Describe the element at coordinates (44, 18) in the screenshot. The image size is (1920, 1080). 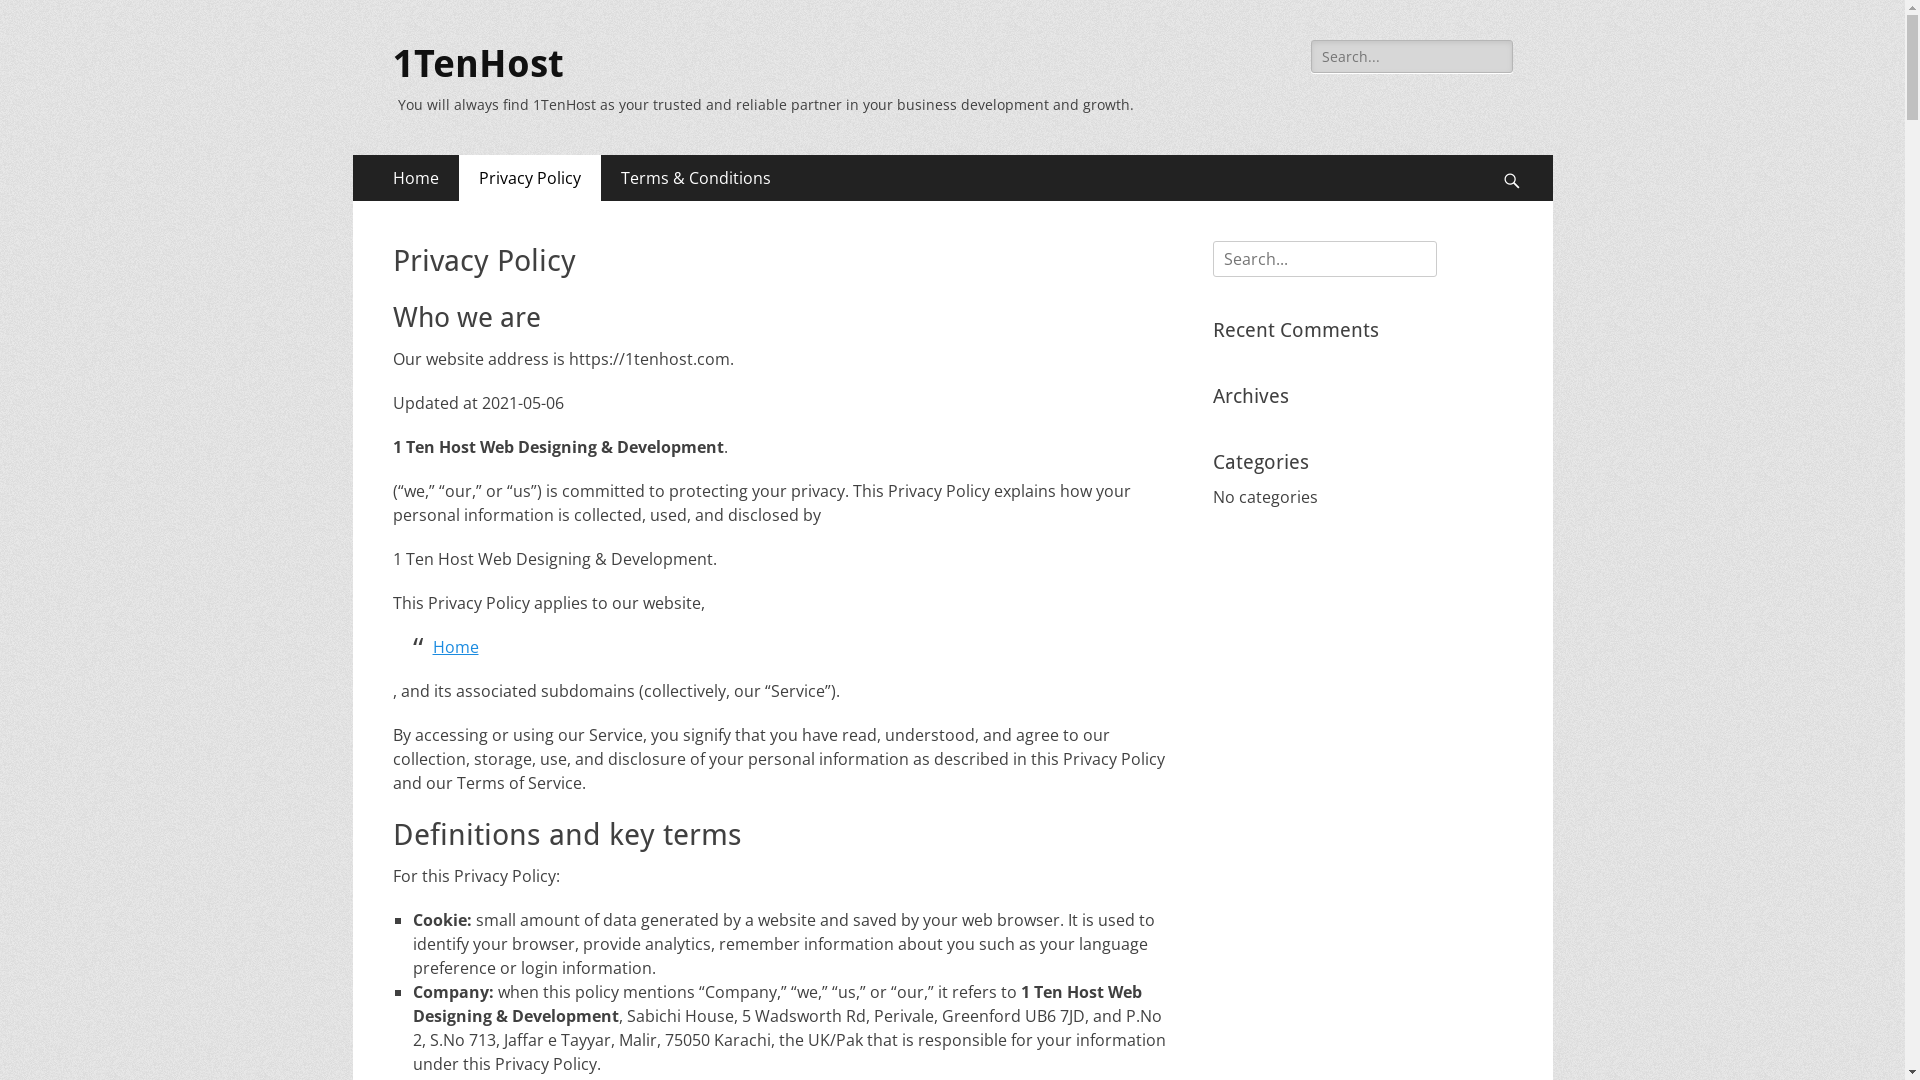
I see `'Search'` at that location.